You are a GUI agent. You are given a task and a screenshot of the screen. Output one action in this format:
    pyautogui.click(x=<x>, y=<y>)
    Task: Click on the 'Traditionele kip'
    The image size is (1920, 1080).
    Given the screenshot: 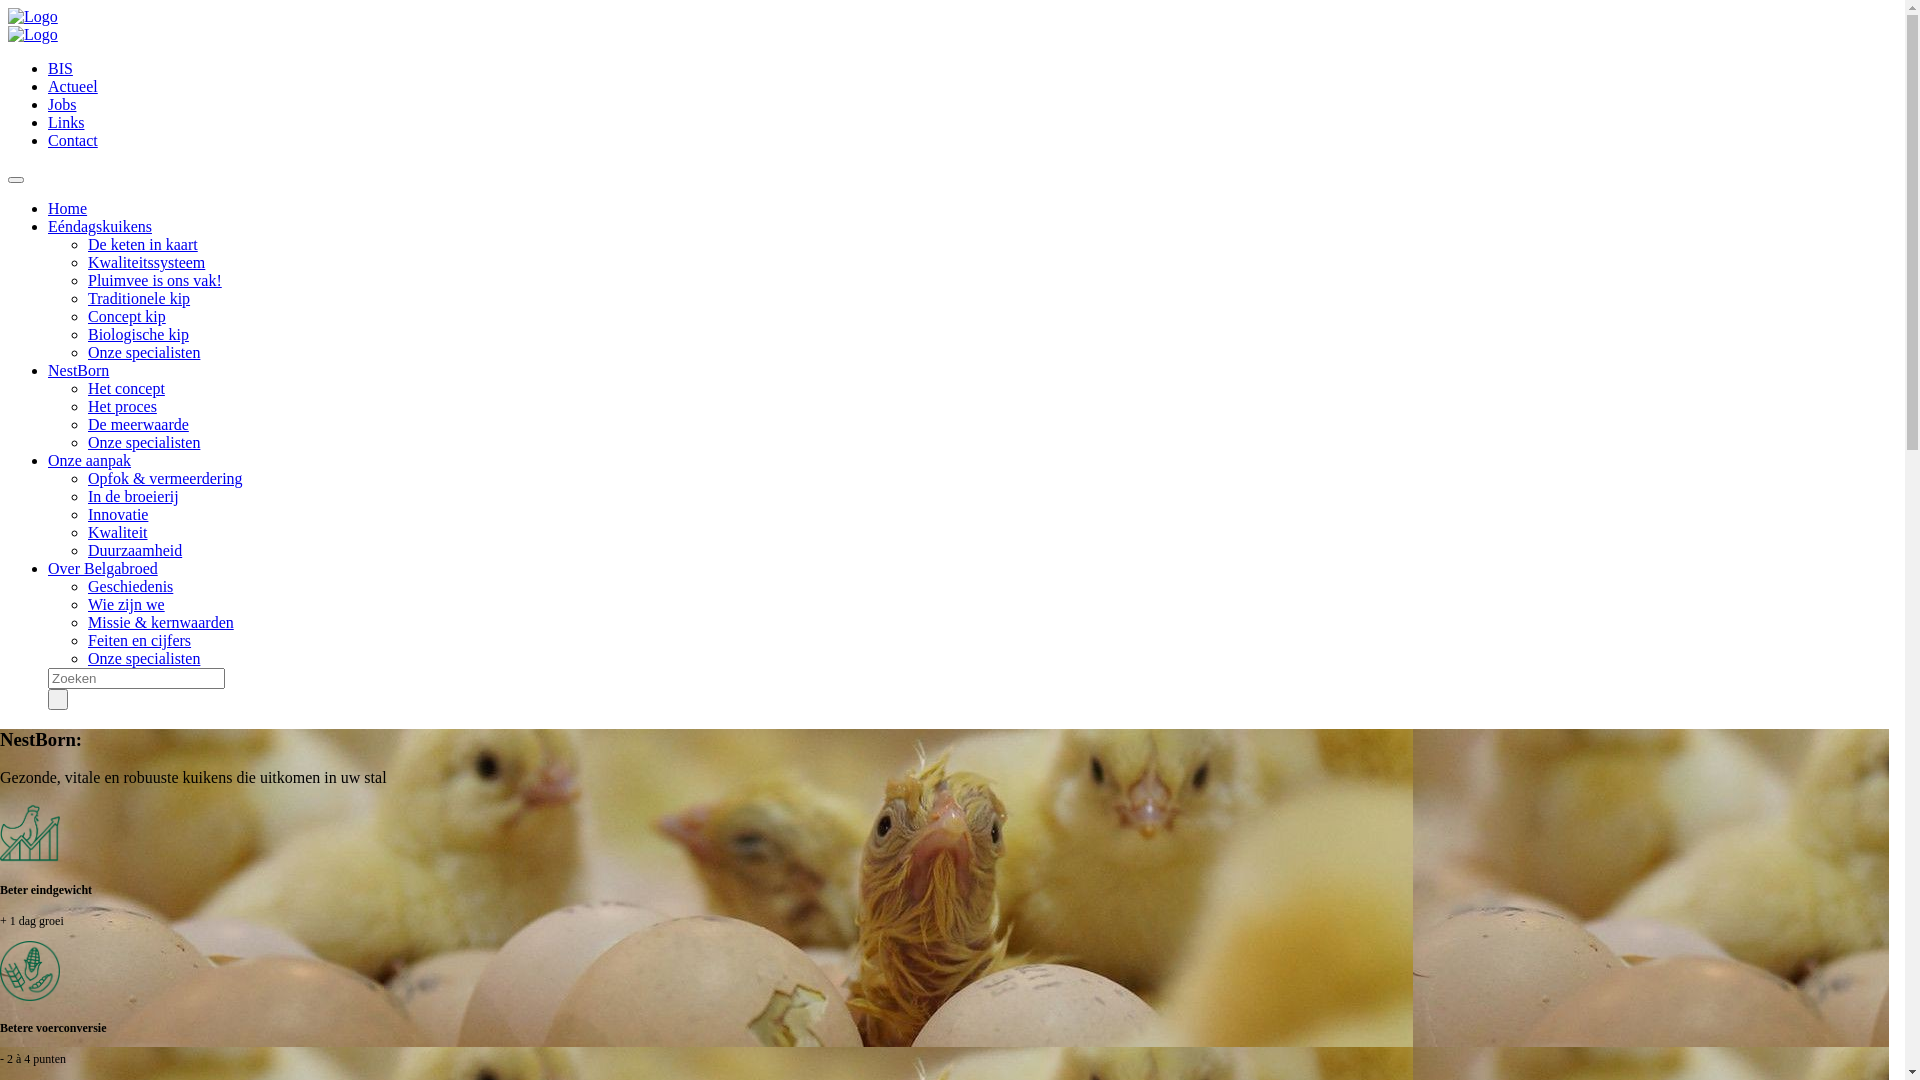 What is the action you would take?
    pyautogui.click(x=138, y=298)
    